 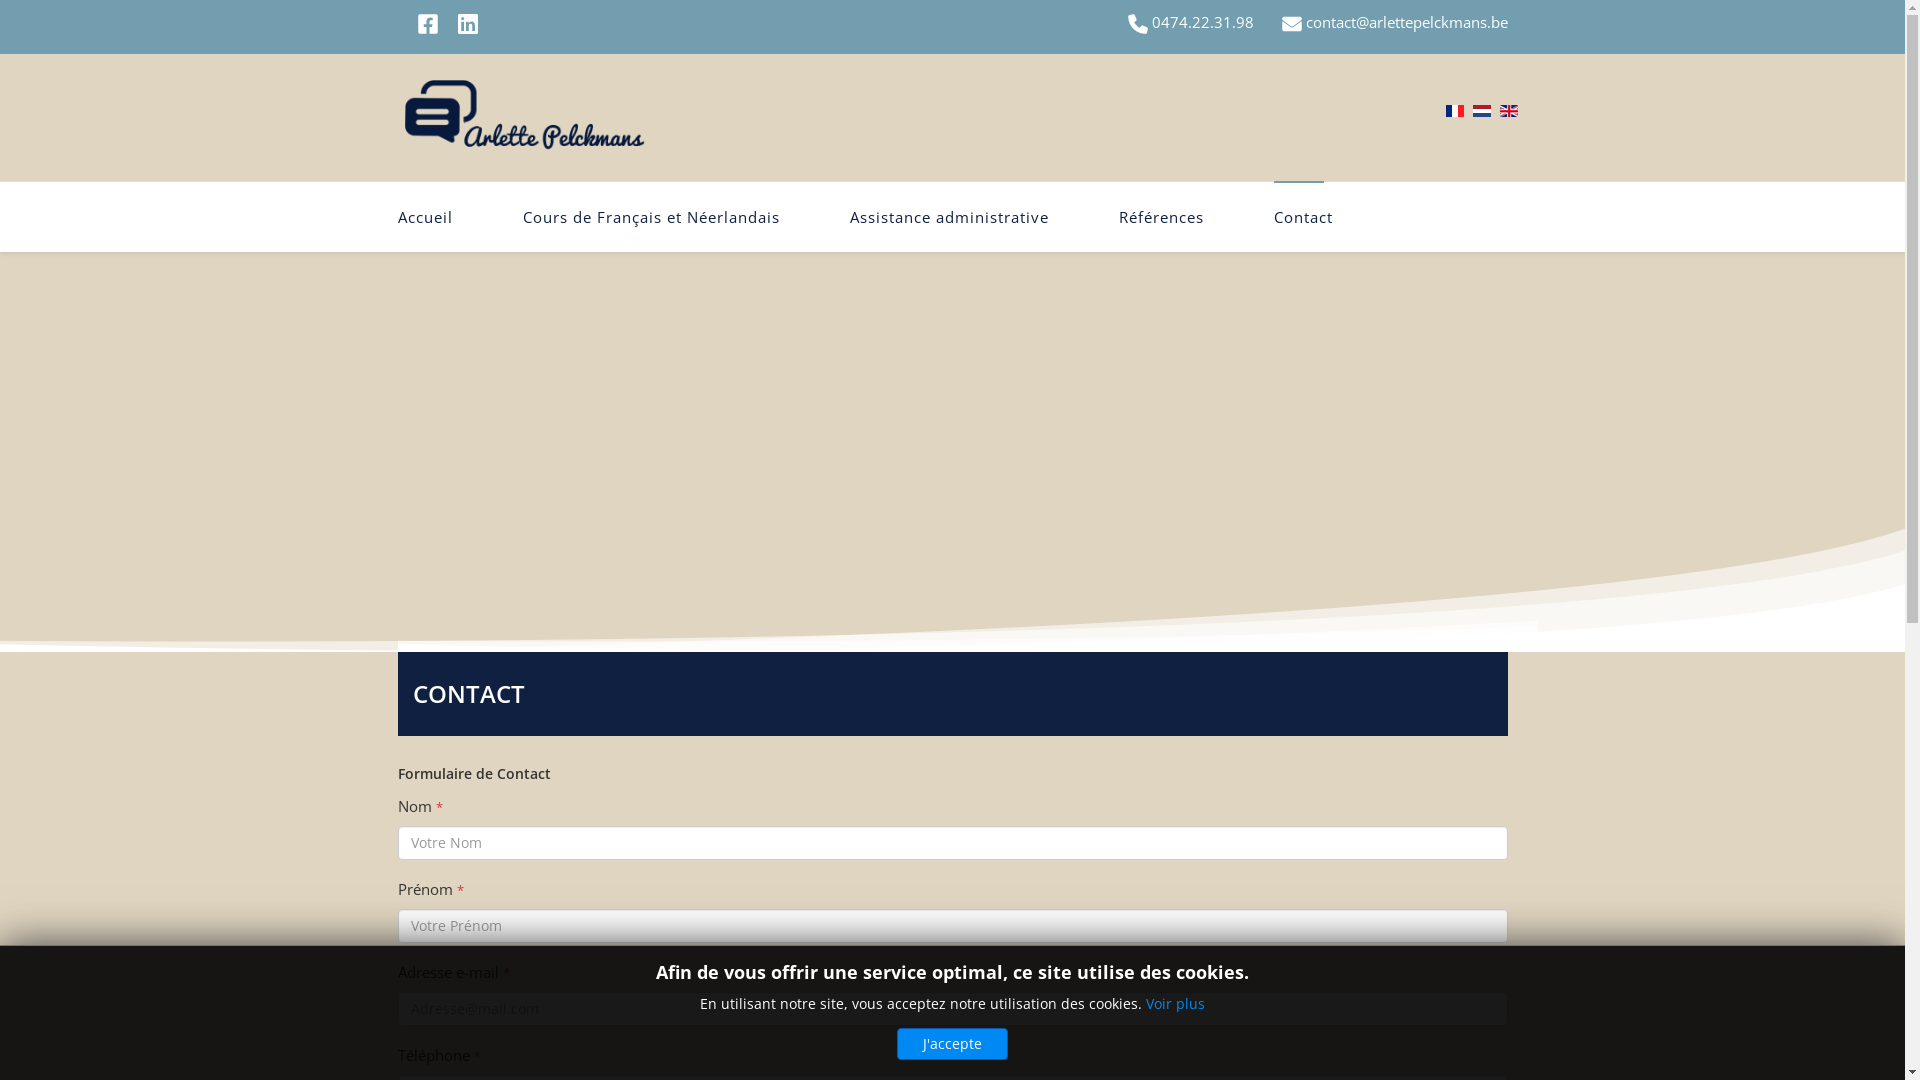 What do you see at coordinates (1508, 111) in the screenshot?
I see `'English (United Kingdom)'` at bounding box center [1508, 111].